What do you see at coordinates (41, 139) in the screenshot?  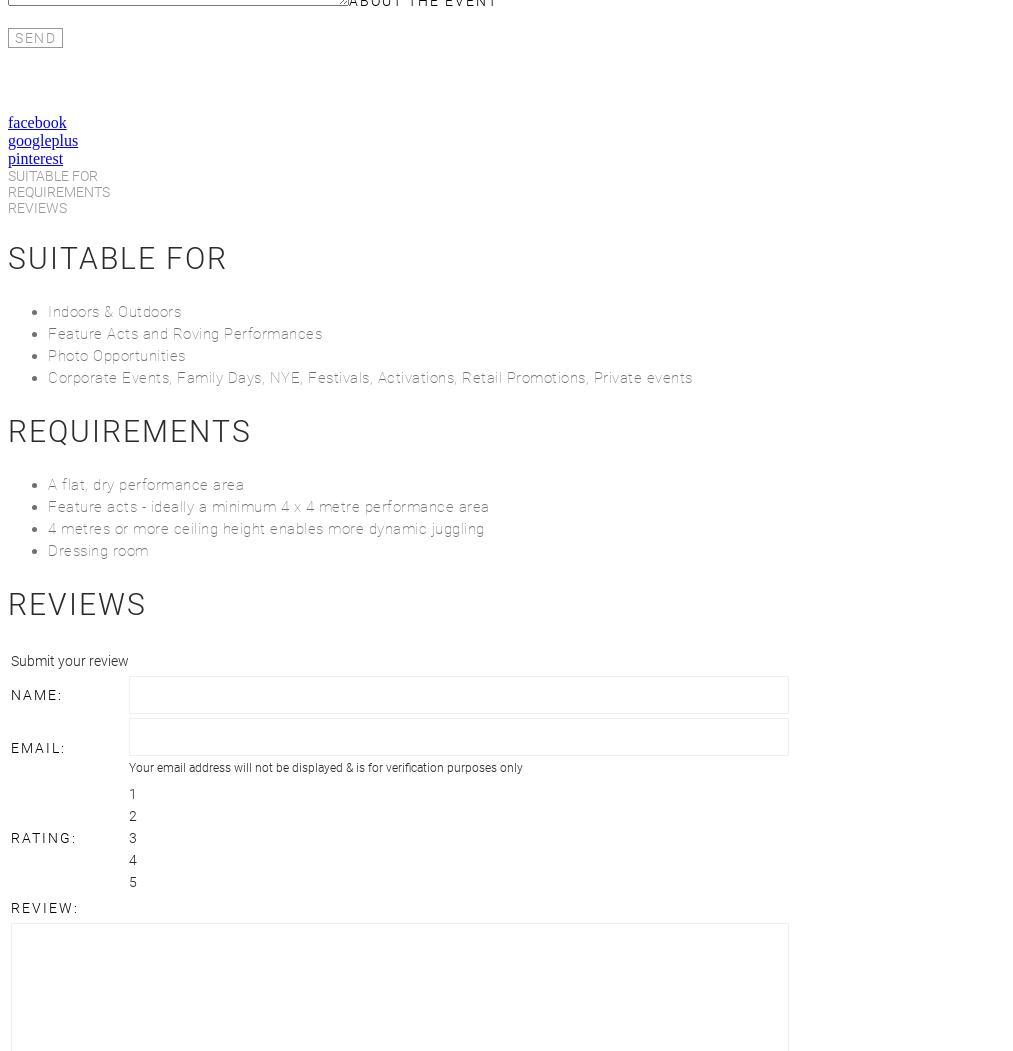 I see `'googleplus'` at bounding box center [41, 139].